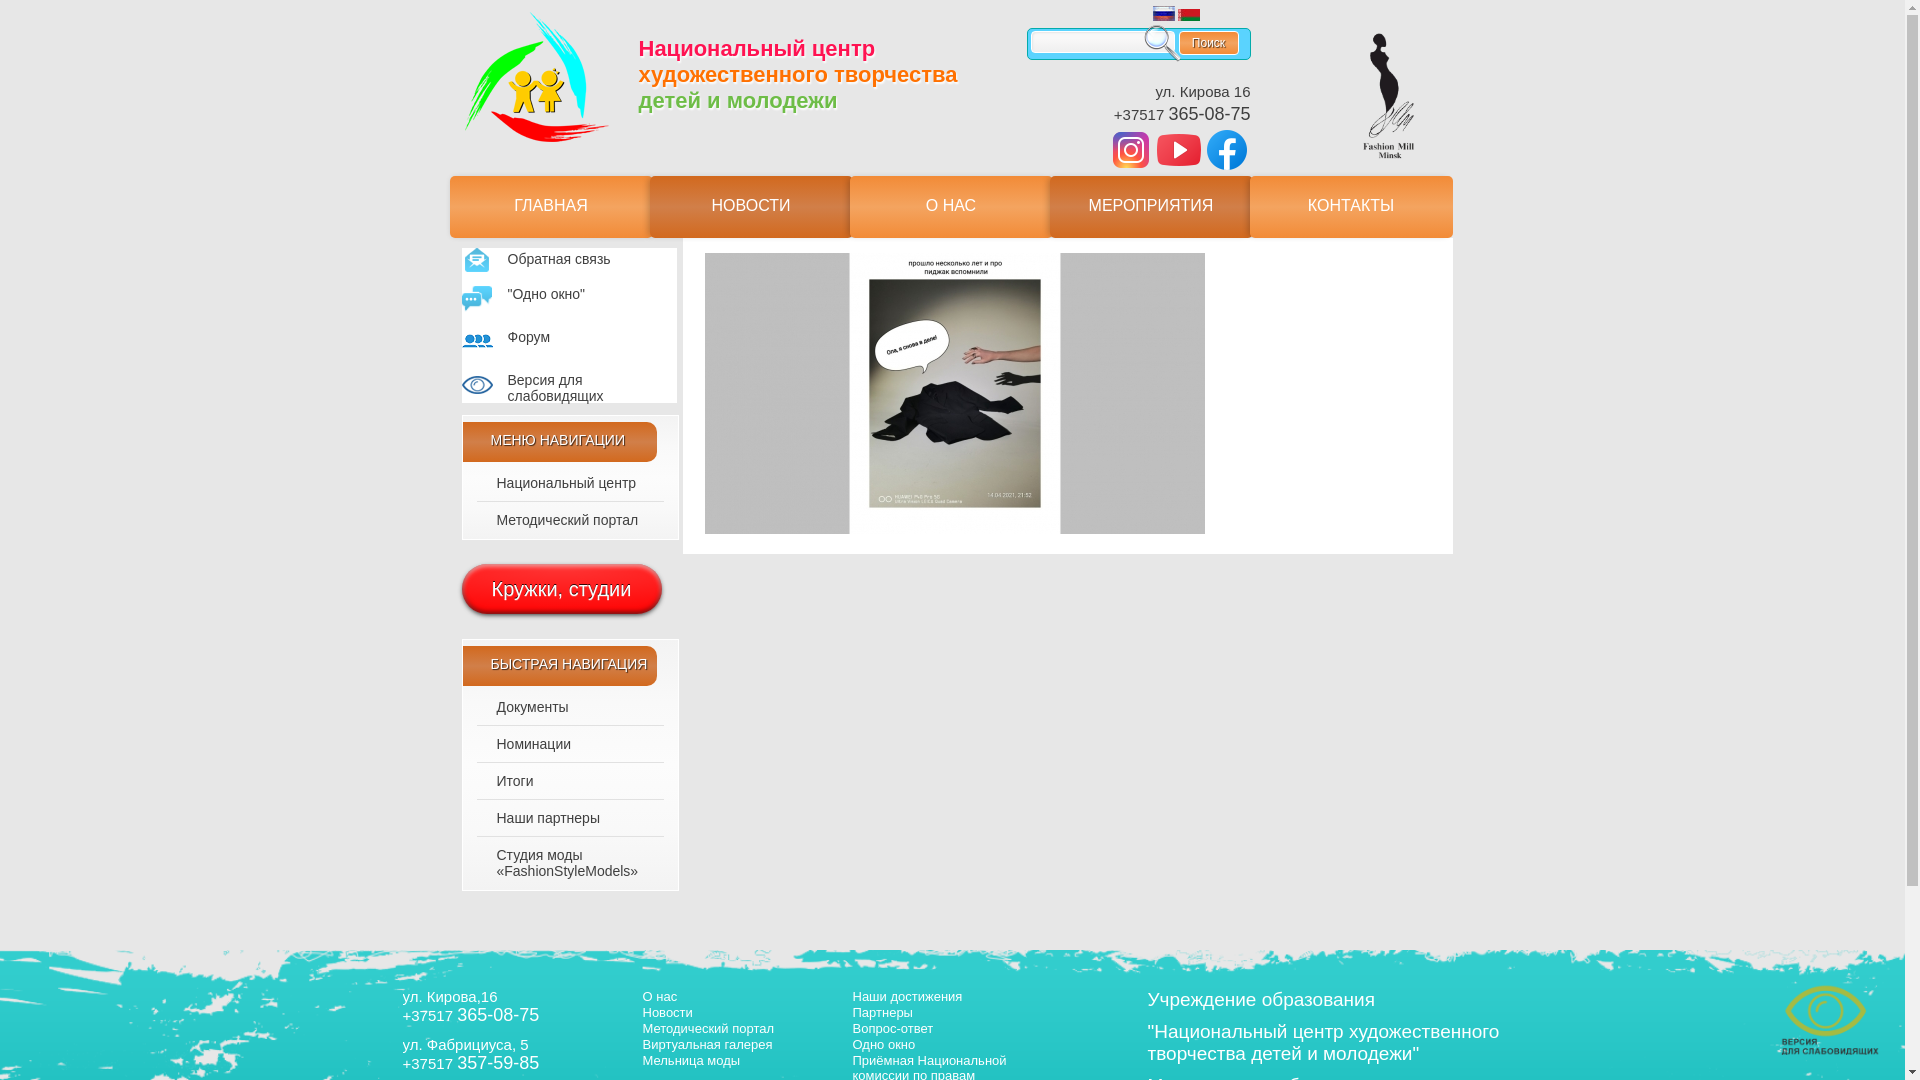  What do you see at coordinates (469, 1062) in the screenshot?
I see `'+37517 357-59-85'` at bounding box center [469, 1062].